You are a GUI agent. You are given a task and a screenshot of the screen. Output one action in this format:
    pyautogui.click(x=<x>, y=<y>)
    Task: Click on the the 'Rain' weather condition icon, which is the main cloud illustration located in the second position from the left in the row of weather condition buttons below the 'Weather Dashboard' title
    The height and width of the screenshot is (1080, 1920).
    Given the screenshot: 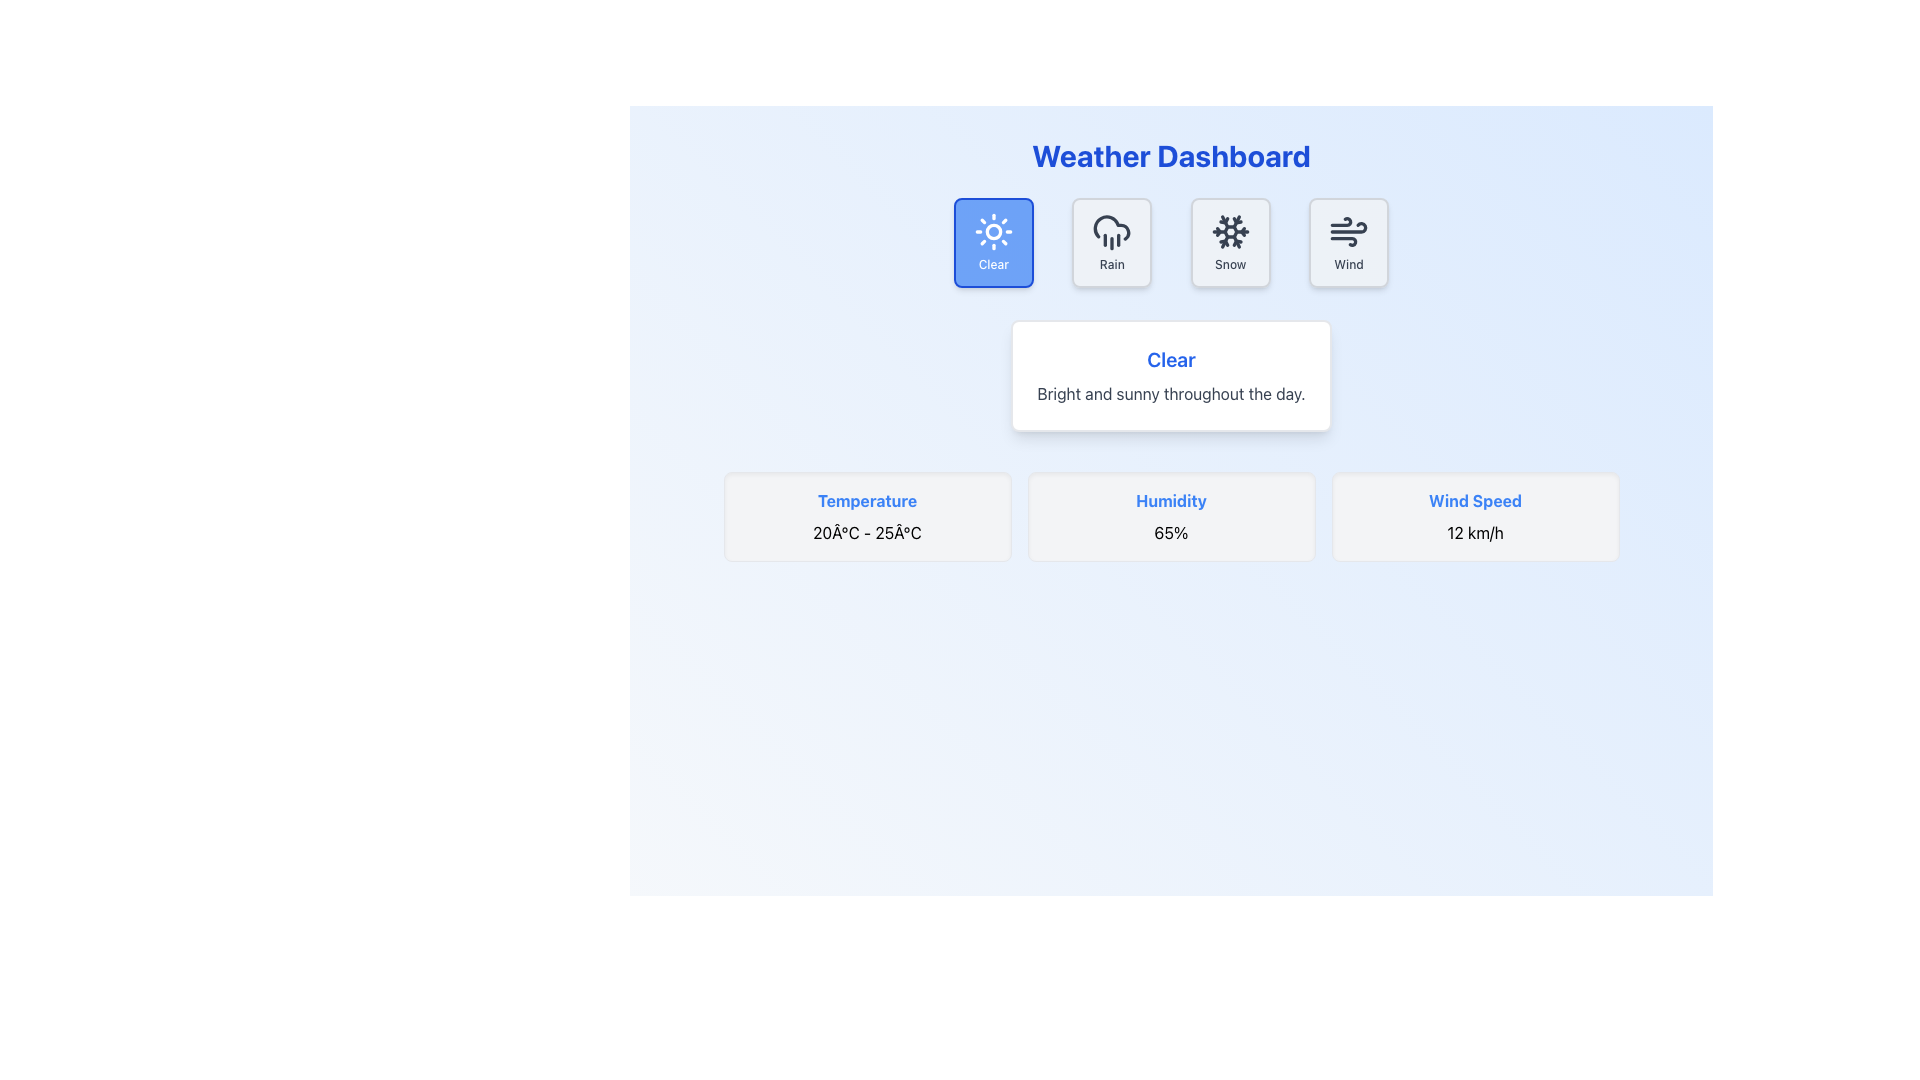 What is the action you would take?
    pyautogui.click(x=1111, y=226)
    